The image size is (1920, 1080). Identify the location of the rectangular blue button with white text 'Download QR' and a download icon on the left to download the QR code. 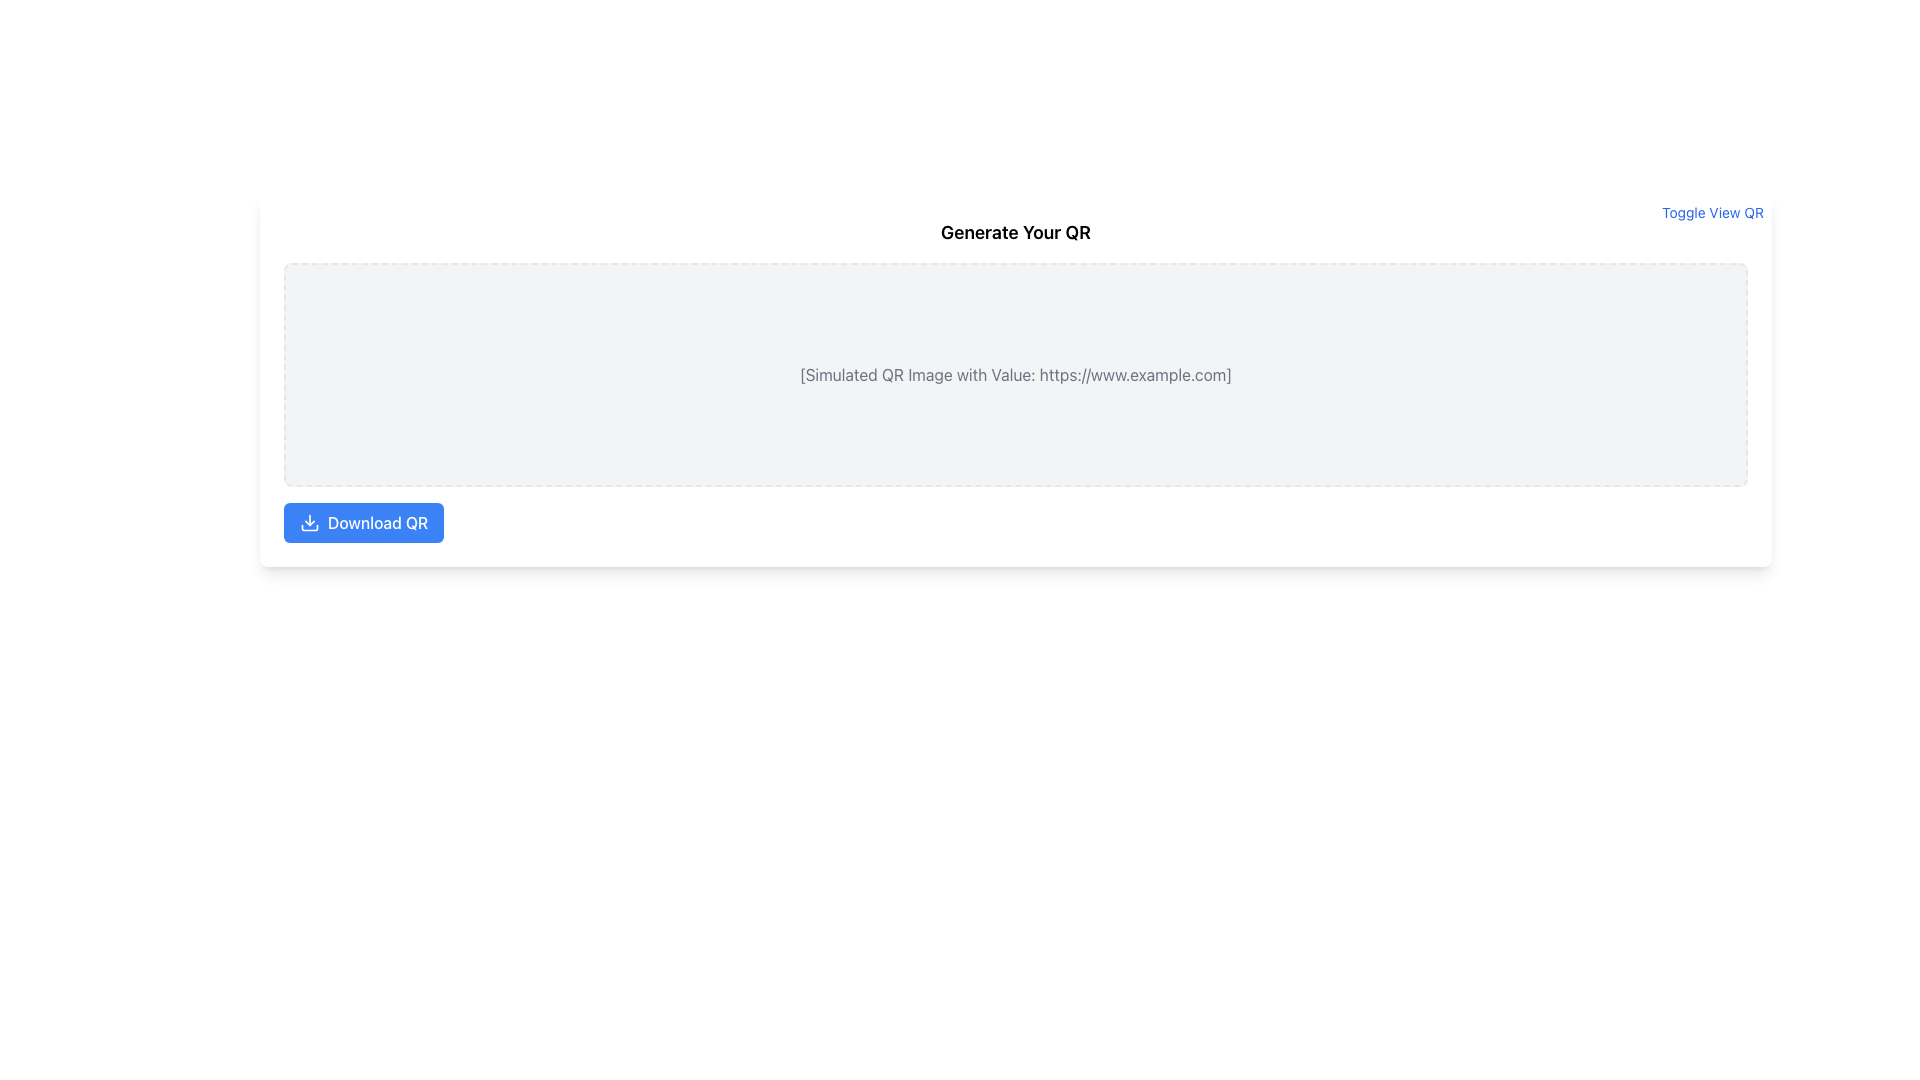
(364, 522).